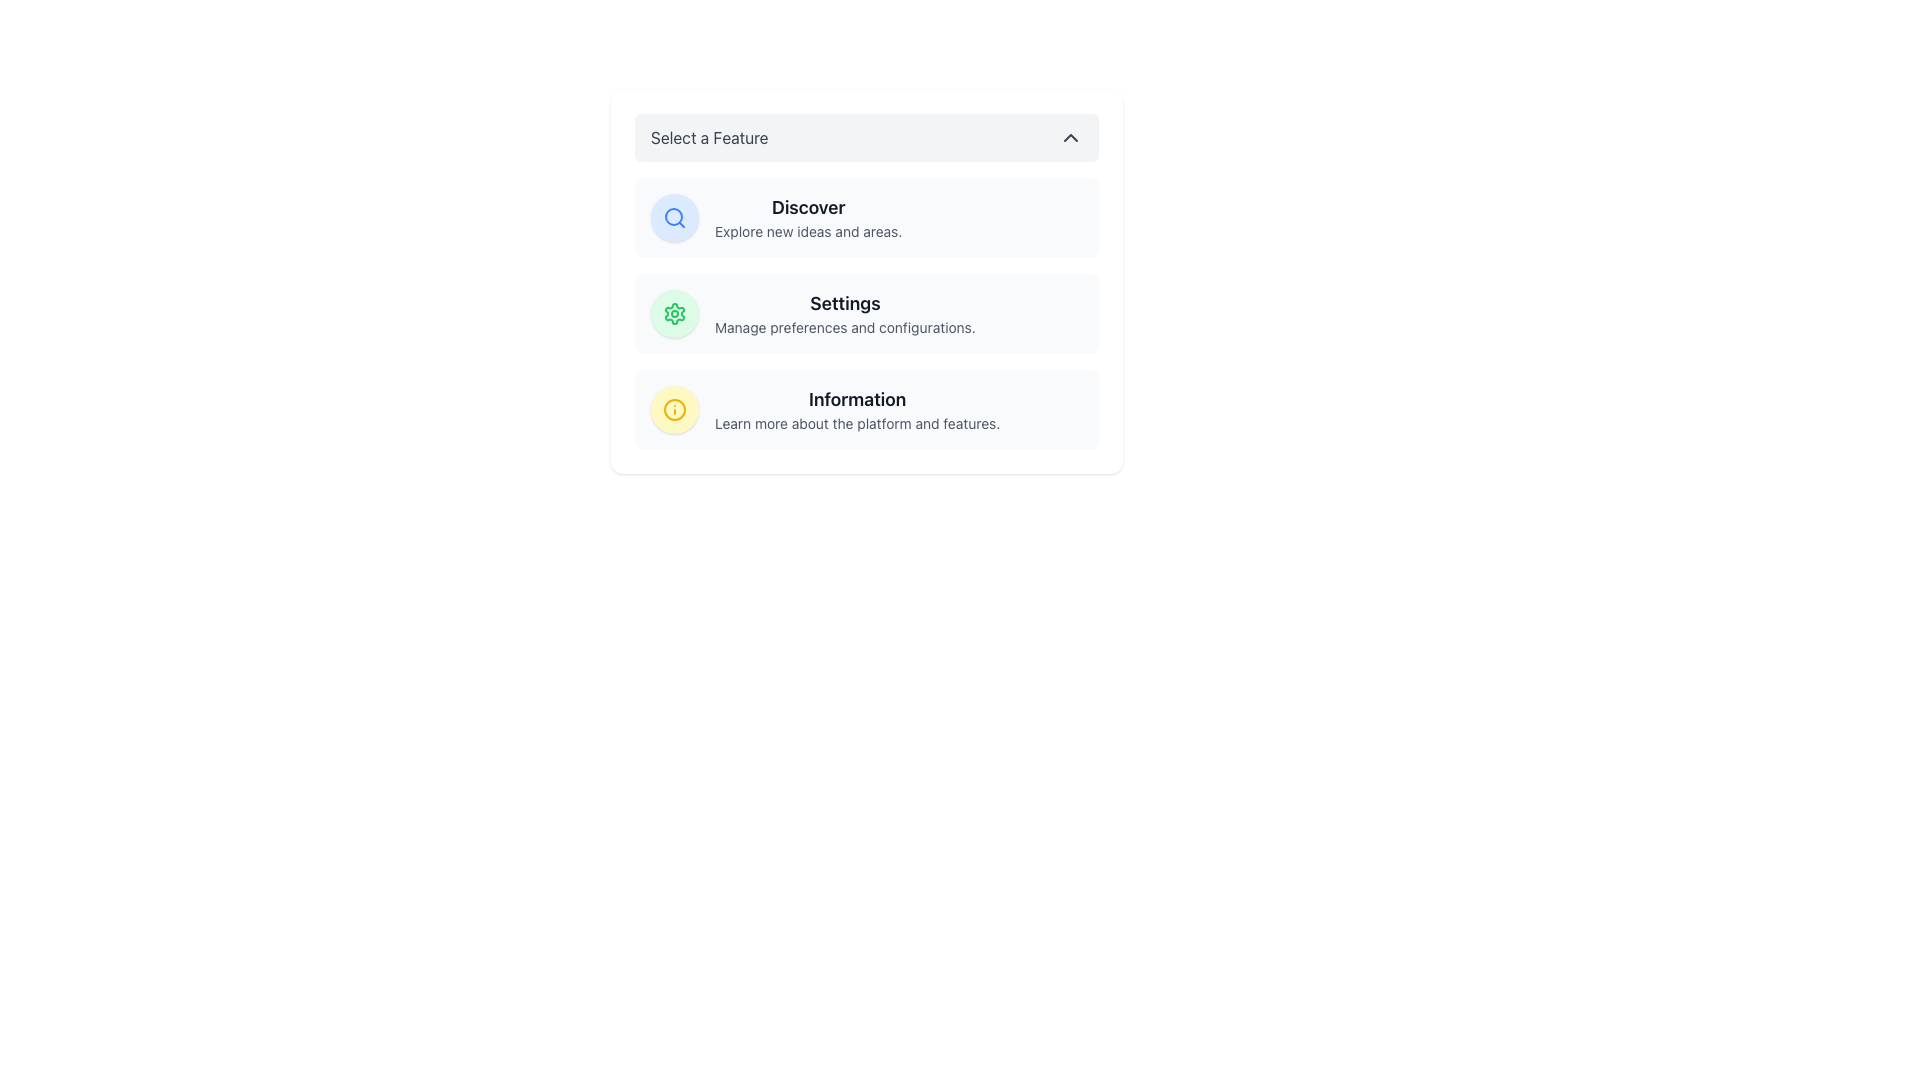 This screenshot has height=1080, width=1920. Describe the element at coordinates (675, 218) in the screenshot. I see `the first icon representing the 'Discover' feature, located to the left of the 'Discover' label` at that location.